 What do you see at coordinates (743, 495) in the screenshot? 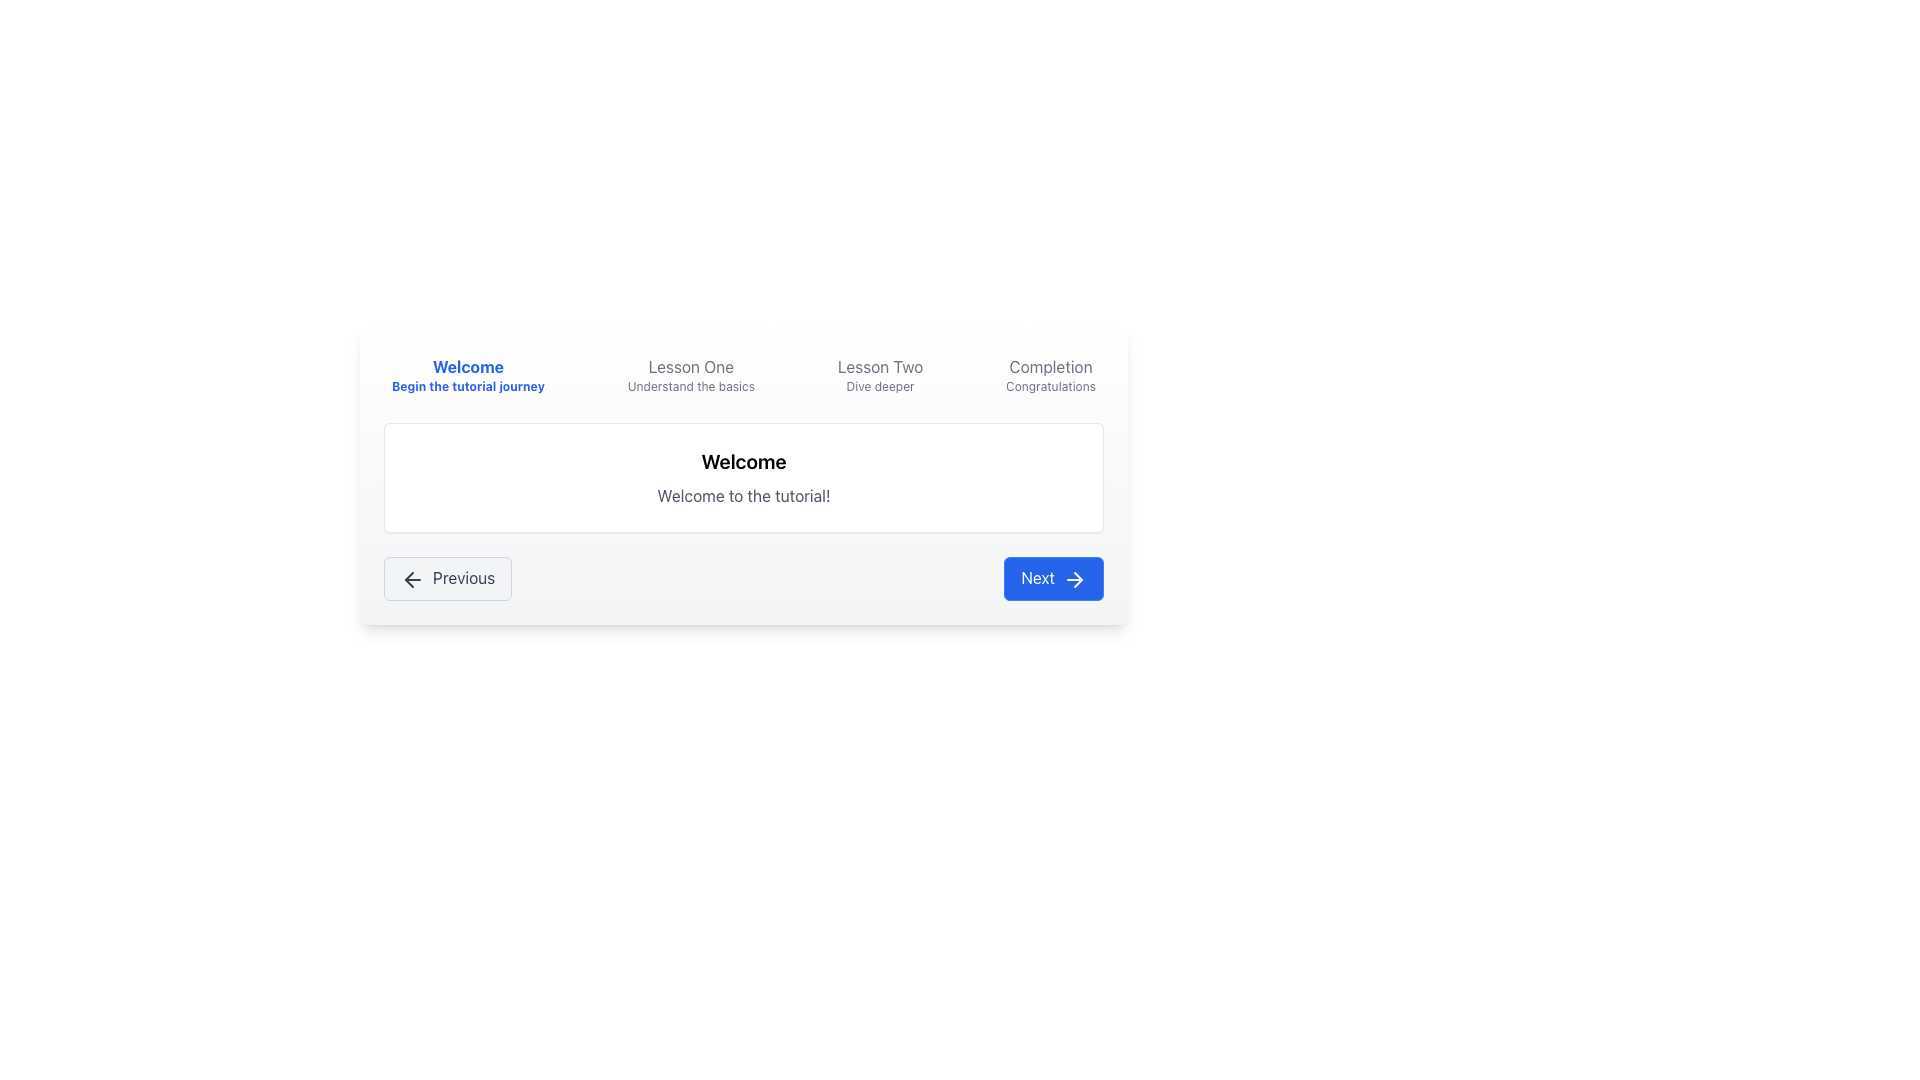
I see `message displayed in the text component that says 'Welcome to the tutorial!' located below the bold 'Welcome' heading` at bounding box center [743, 495].